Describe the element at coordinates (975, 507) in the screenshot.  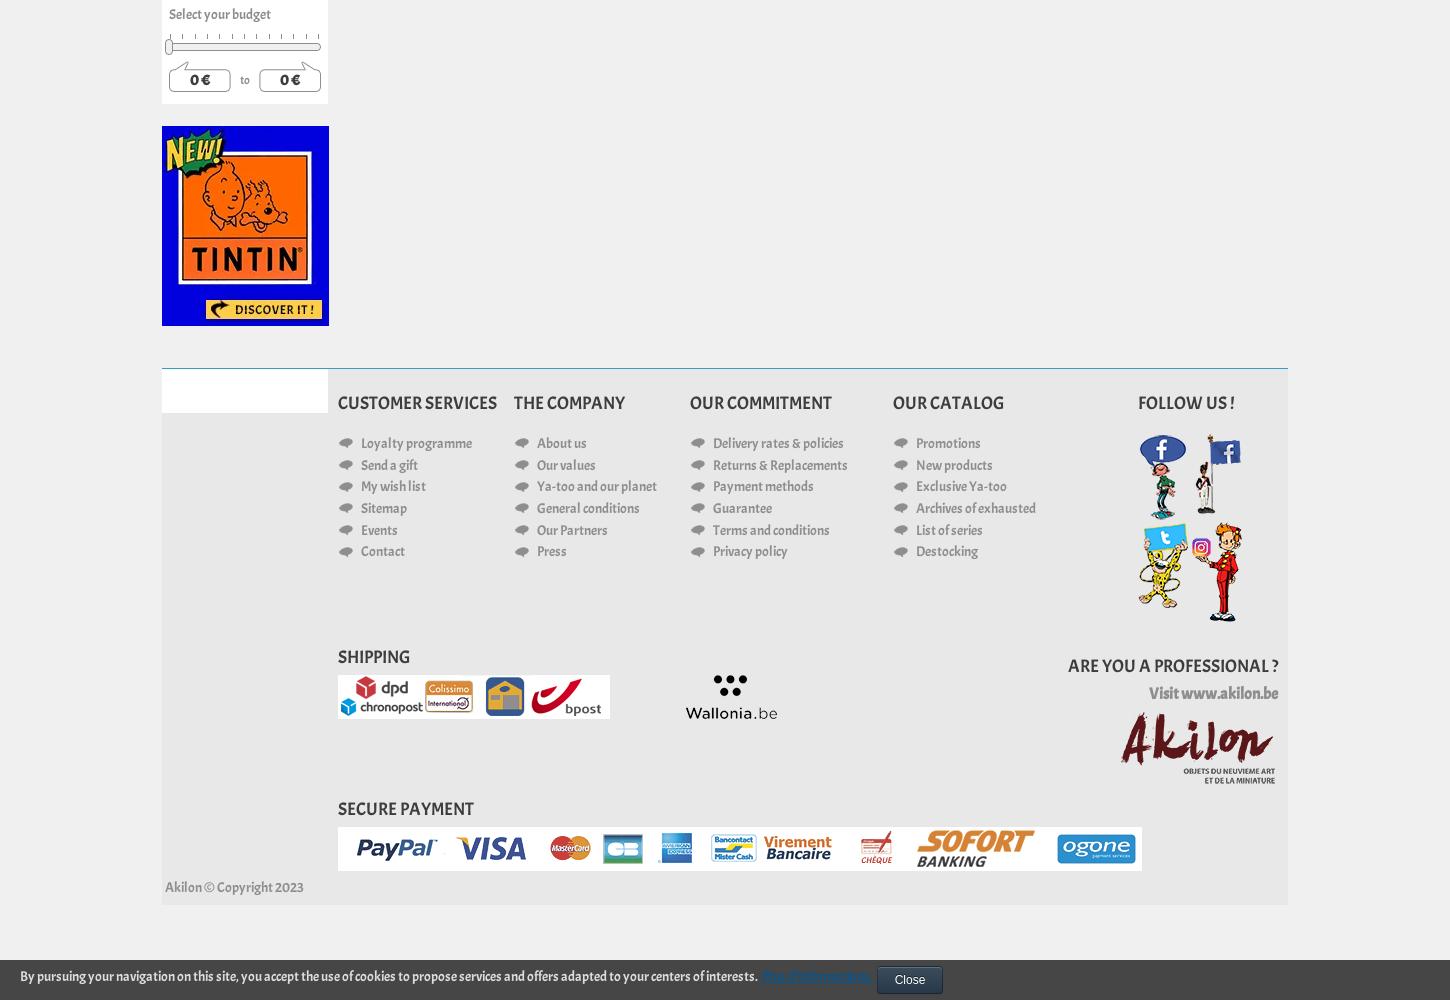
I see `'Archives of exhausted'` at that location.